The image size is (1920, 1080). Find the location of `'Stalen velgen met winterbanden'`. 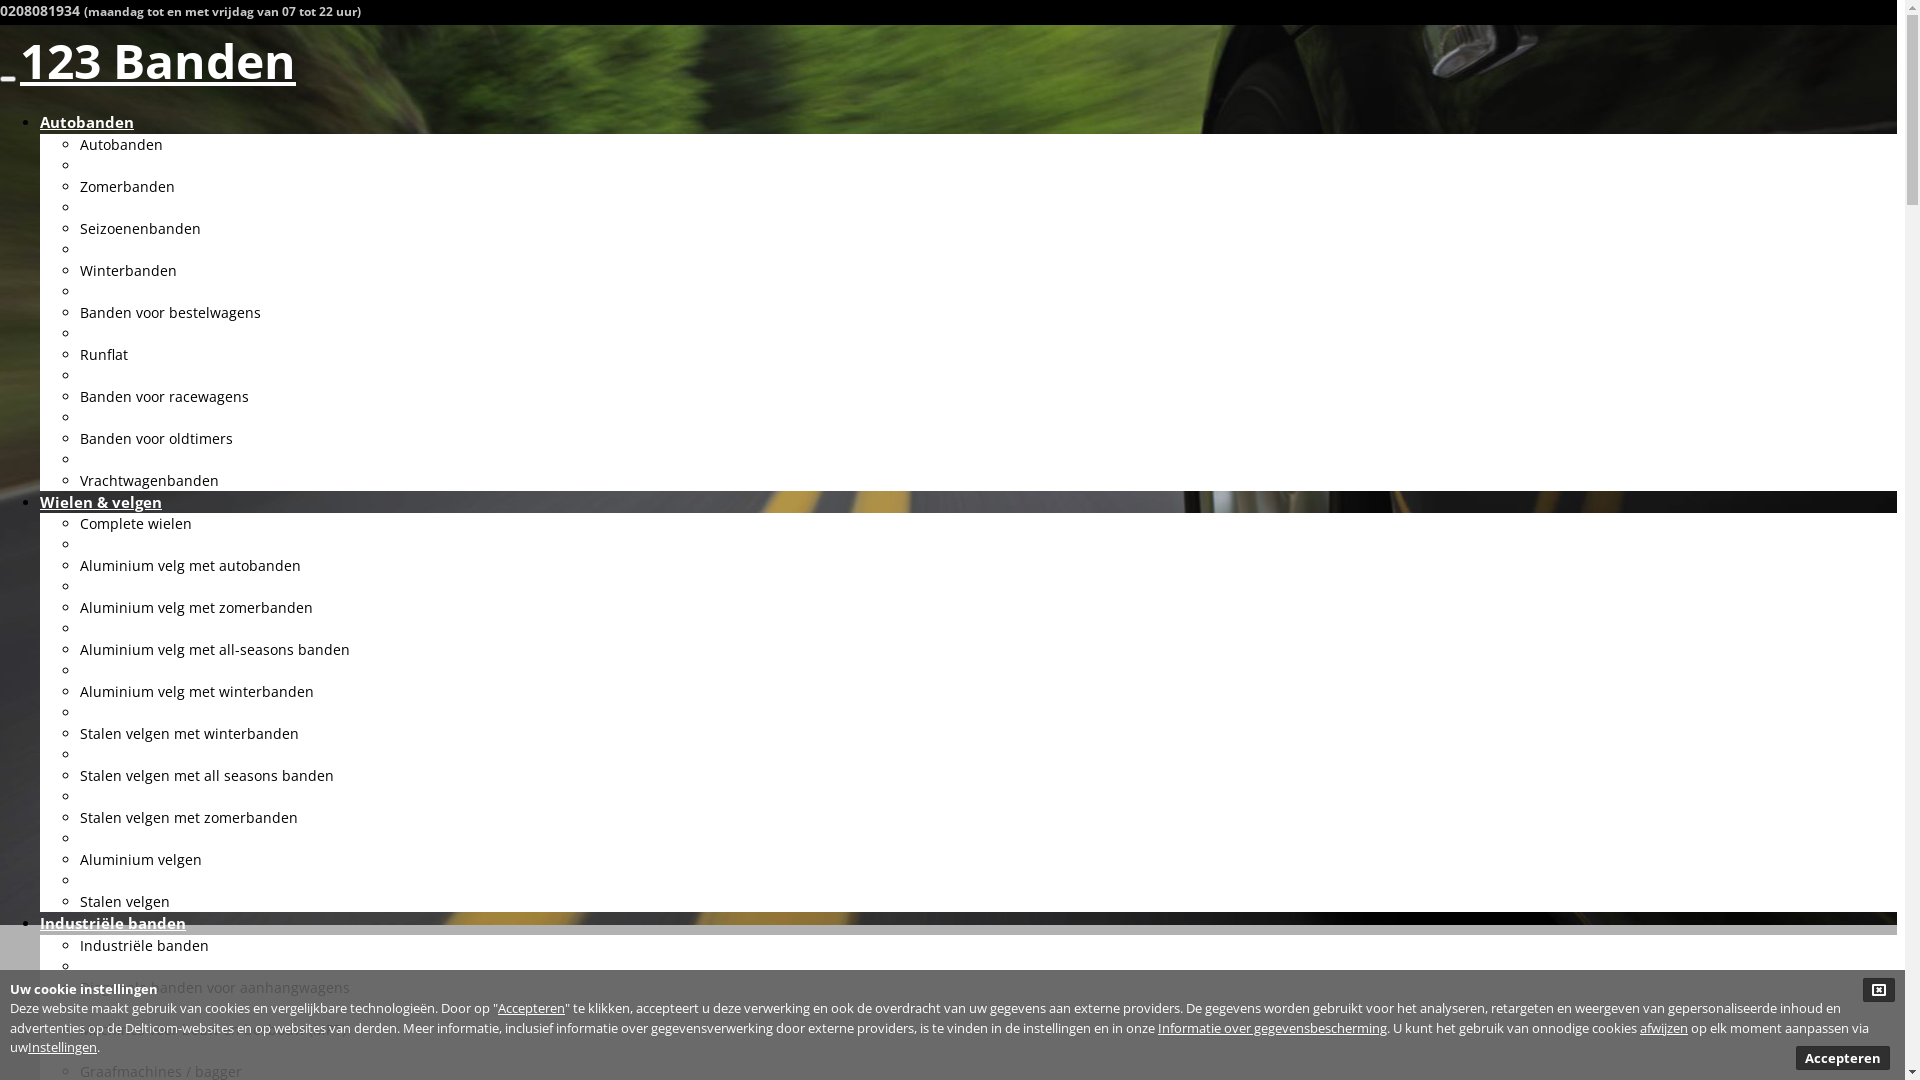

'Stalen velgen met winterbanden' is located at coordinates (189, 733).